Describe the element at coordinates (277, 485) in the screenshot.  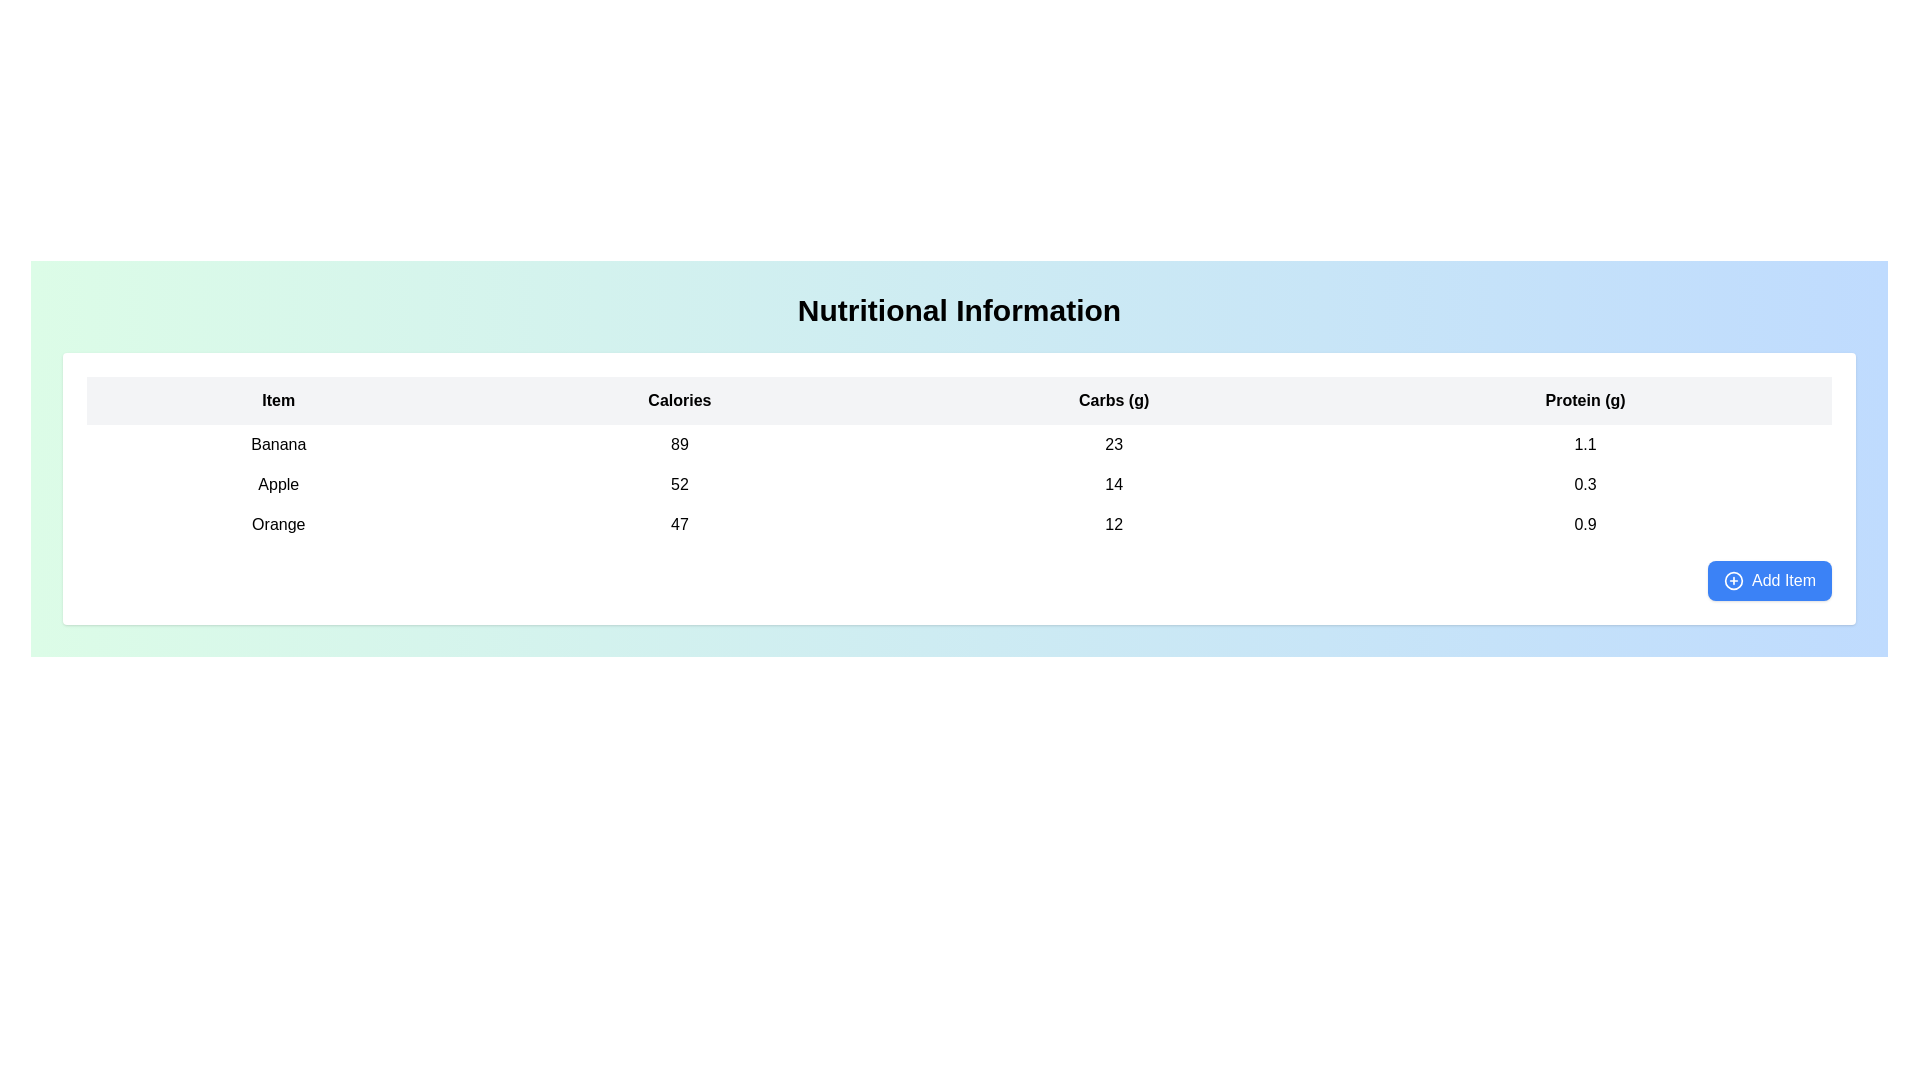
I see `the Text label displaying the name of a food item in the nutritional information table, located in the second row under the 'Item' column` at that location.